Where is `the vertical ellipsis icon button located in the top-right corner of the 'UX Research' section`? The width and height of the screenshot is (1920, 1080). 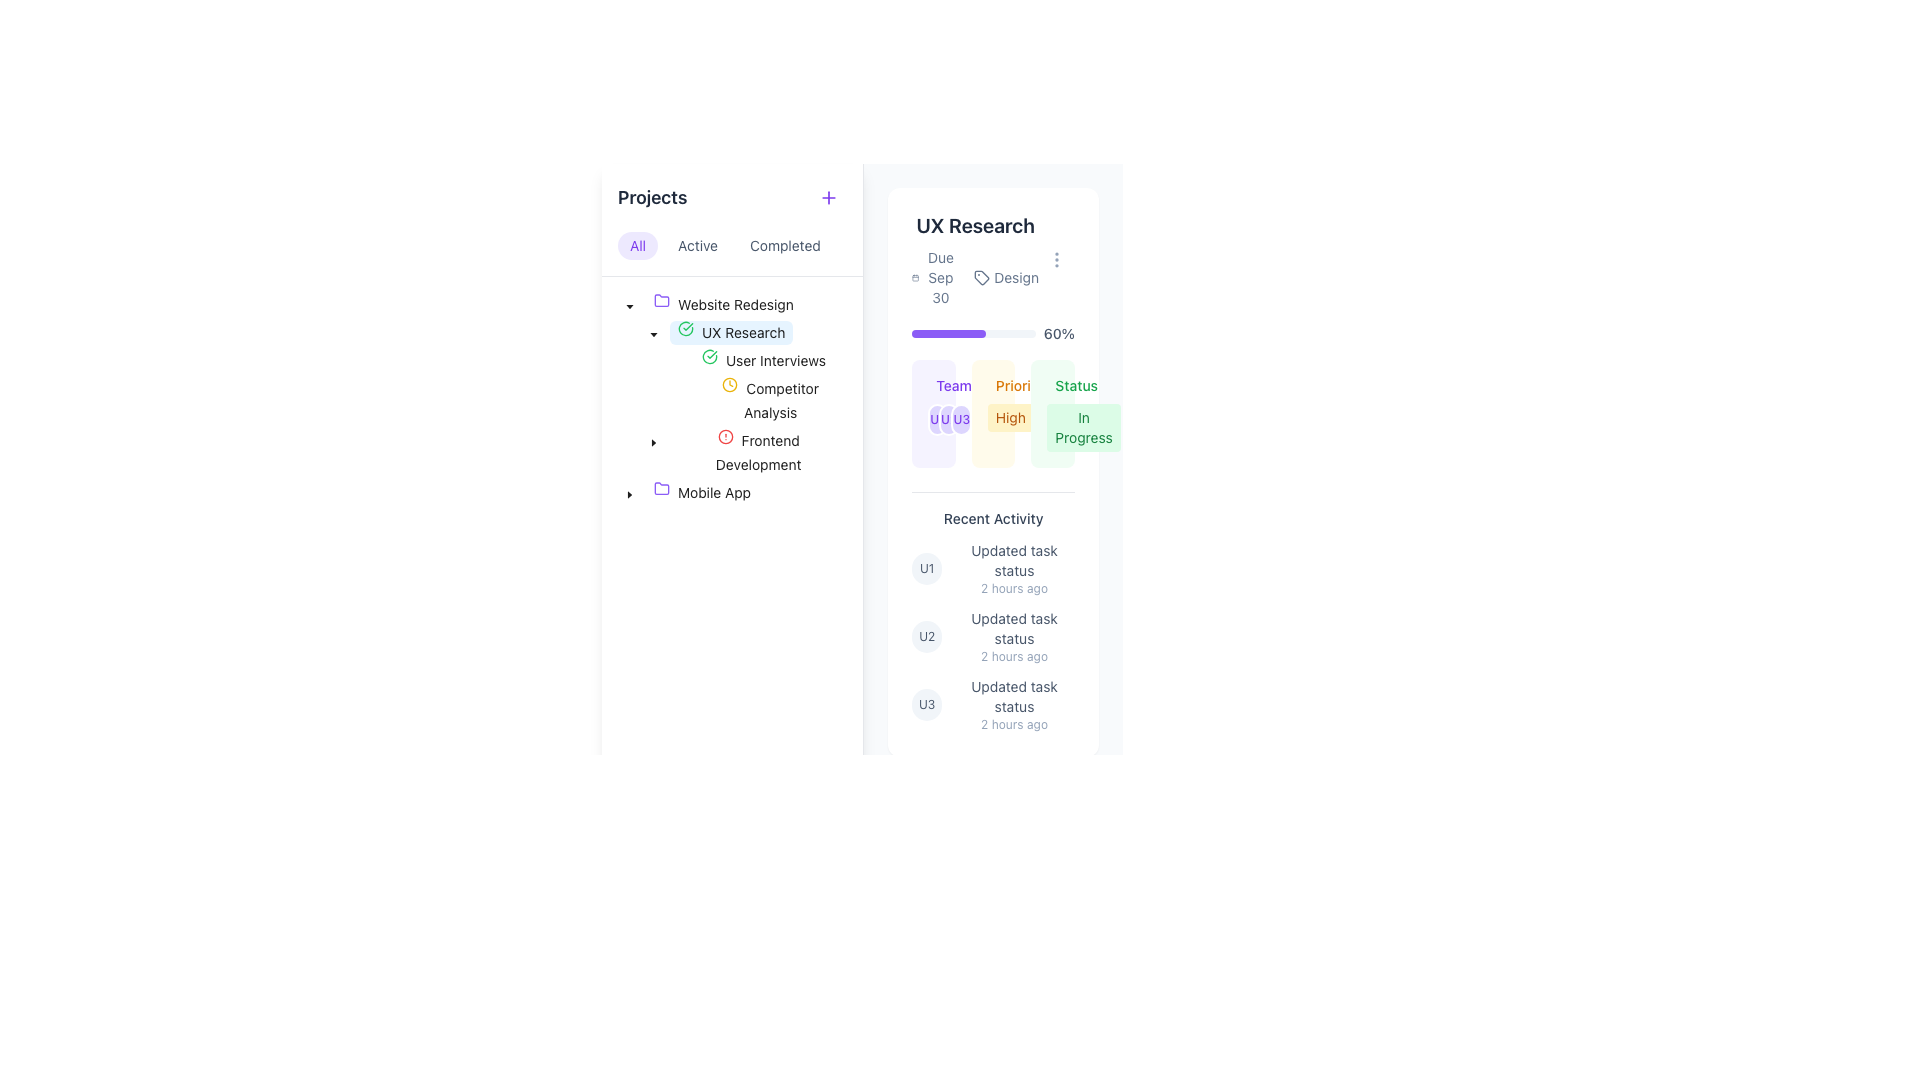
the vertical ellipsis icon button located in the top-right corner of the 'UX Research' section is located at coordinates (1055, 258).